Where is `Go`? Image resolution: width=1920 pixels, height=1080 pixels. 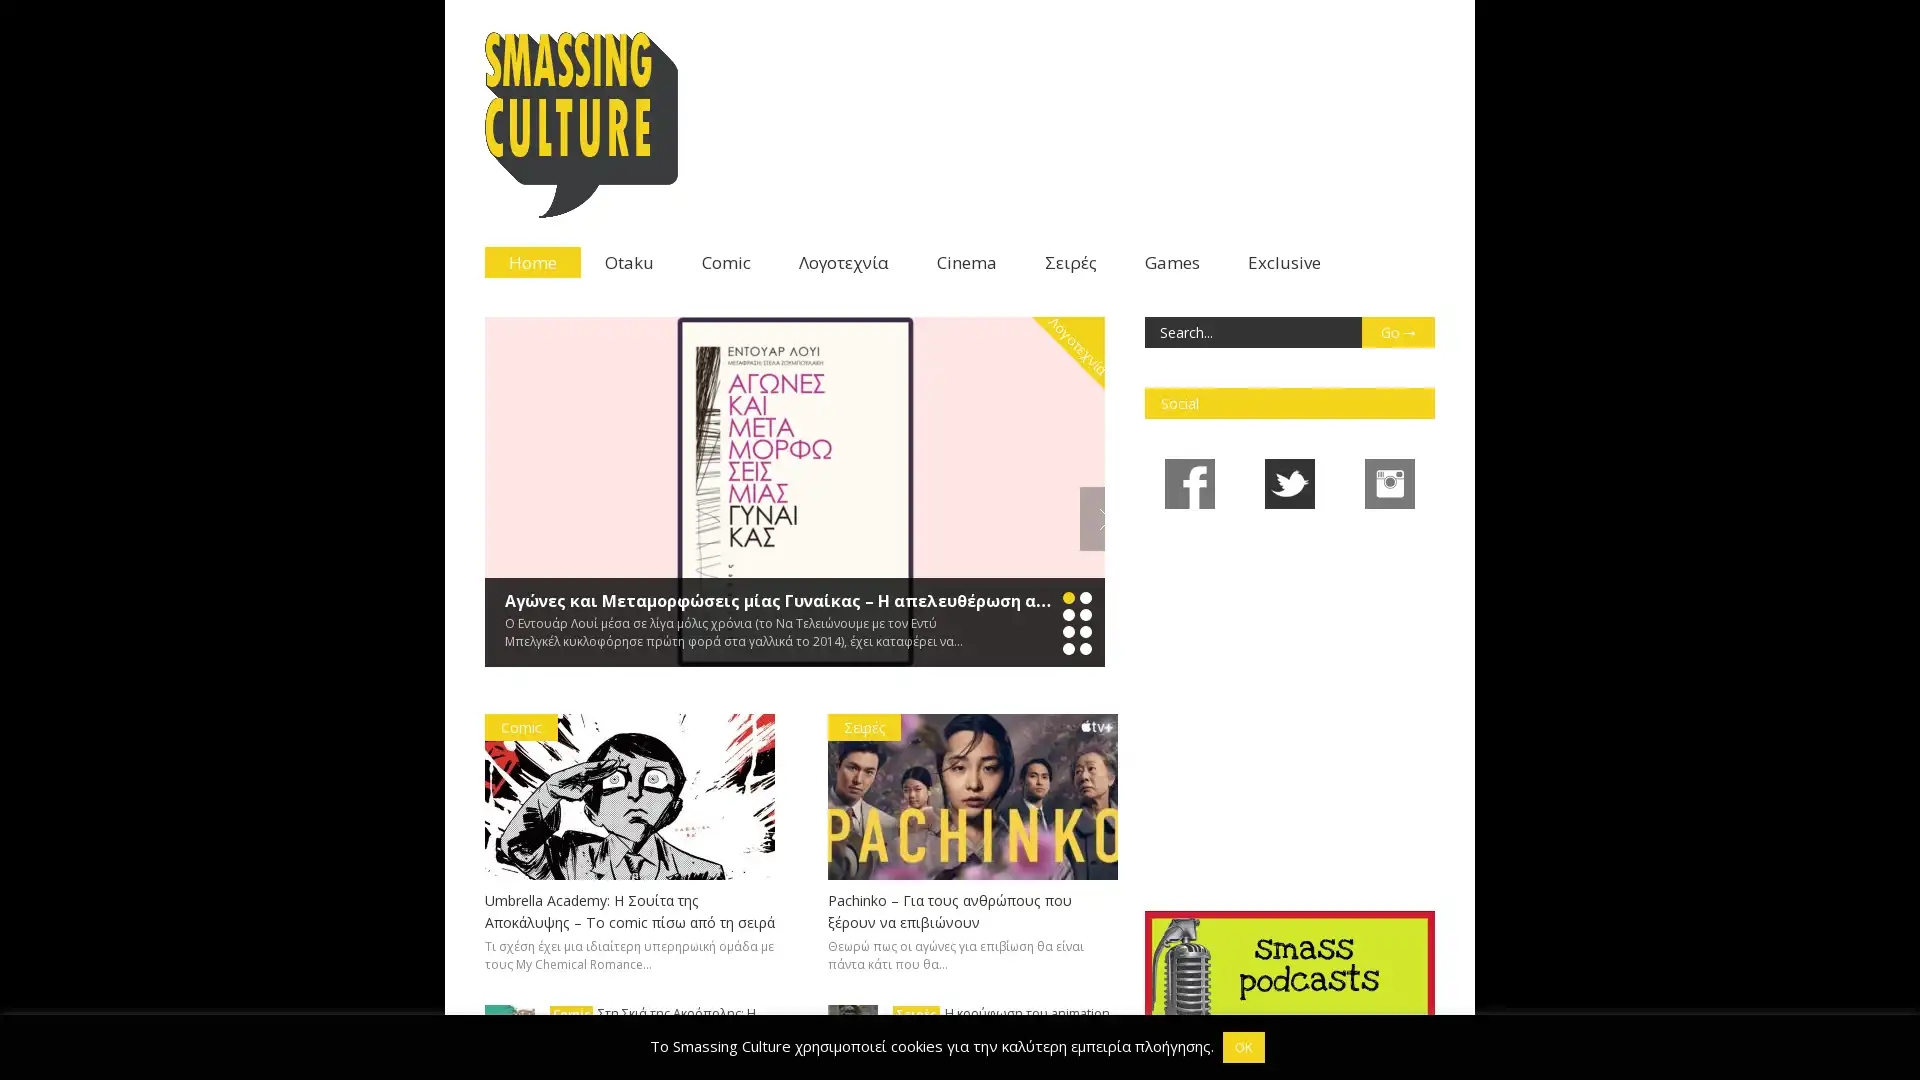 Go is located at coordinates (1396, 331).